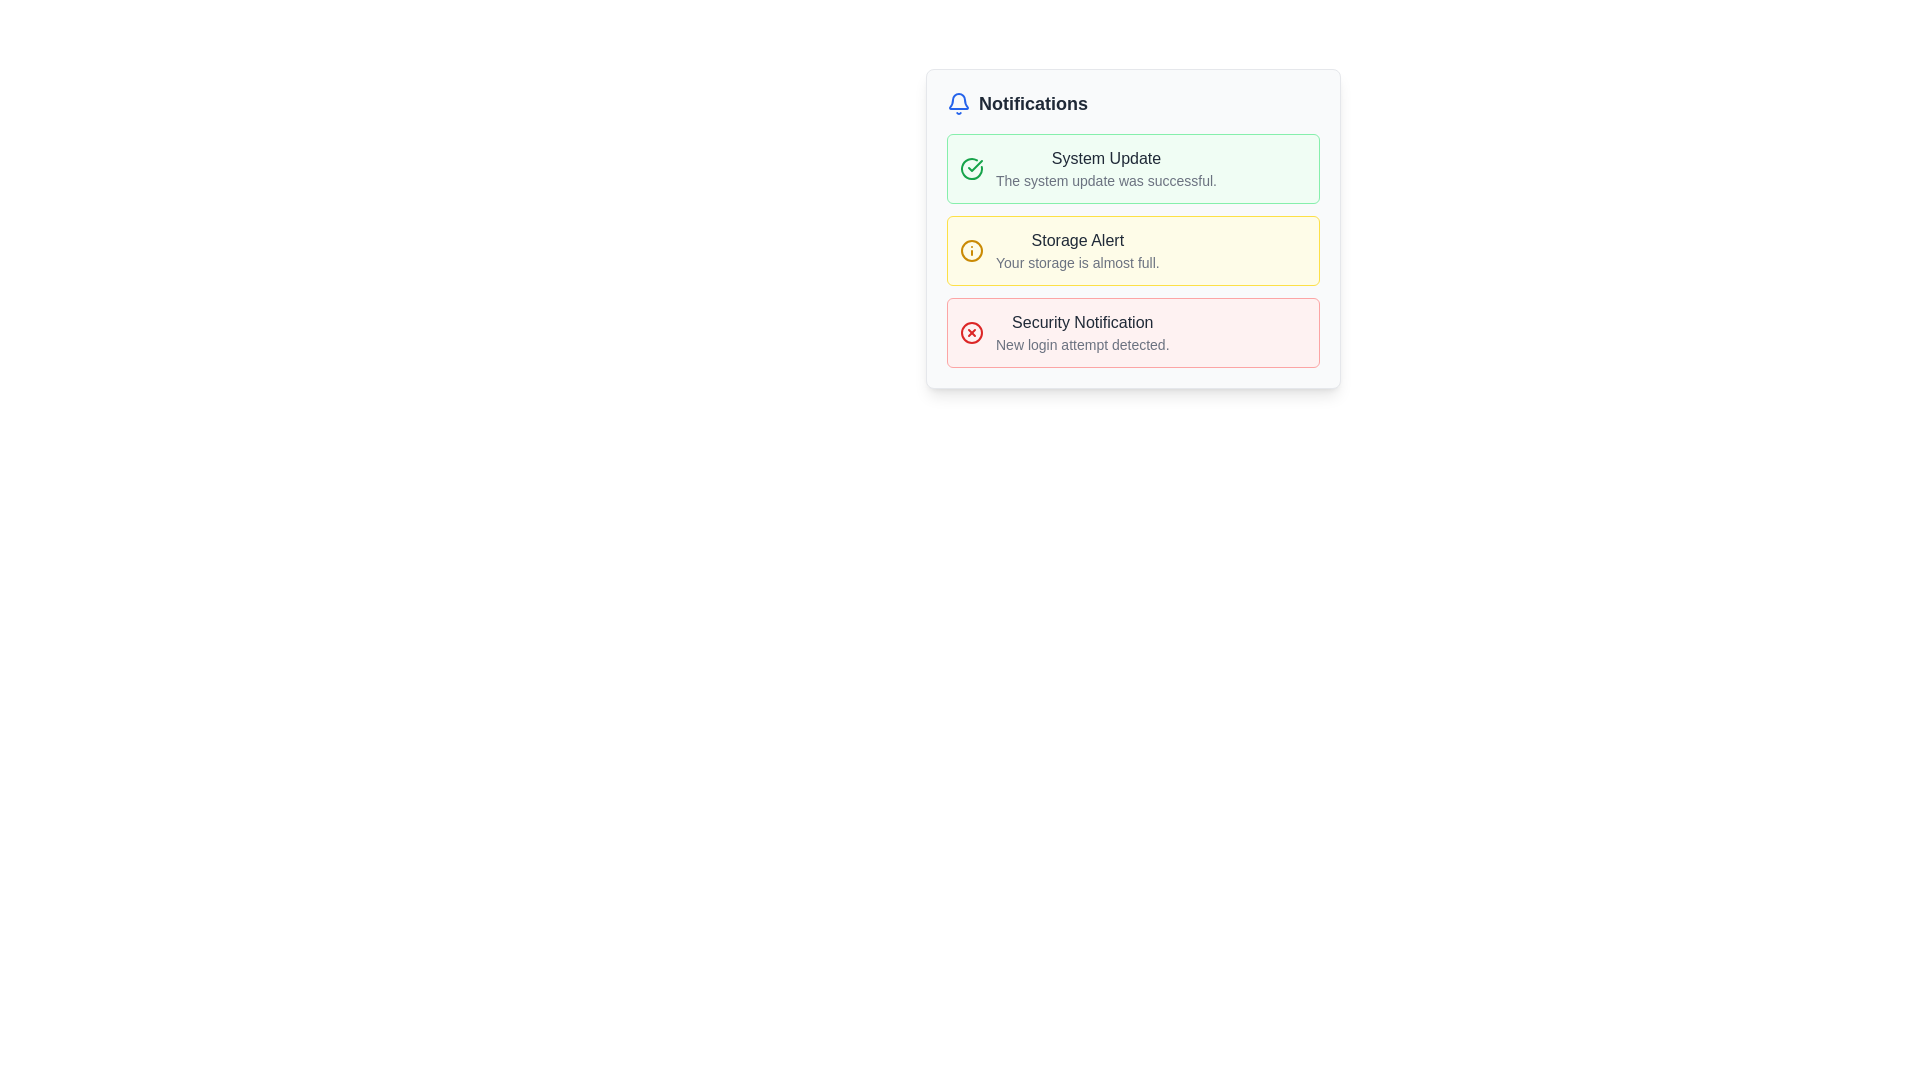 The image size is (1920, 1080). What do you see at coordinates (1033, 104) in the screenshot?
I see `the static text label that serves as a title for the notification section, located centrally near the top of the notification panel, to the right of a bell icon` at bounding box center [1033, 104].